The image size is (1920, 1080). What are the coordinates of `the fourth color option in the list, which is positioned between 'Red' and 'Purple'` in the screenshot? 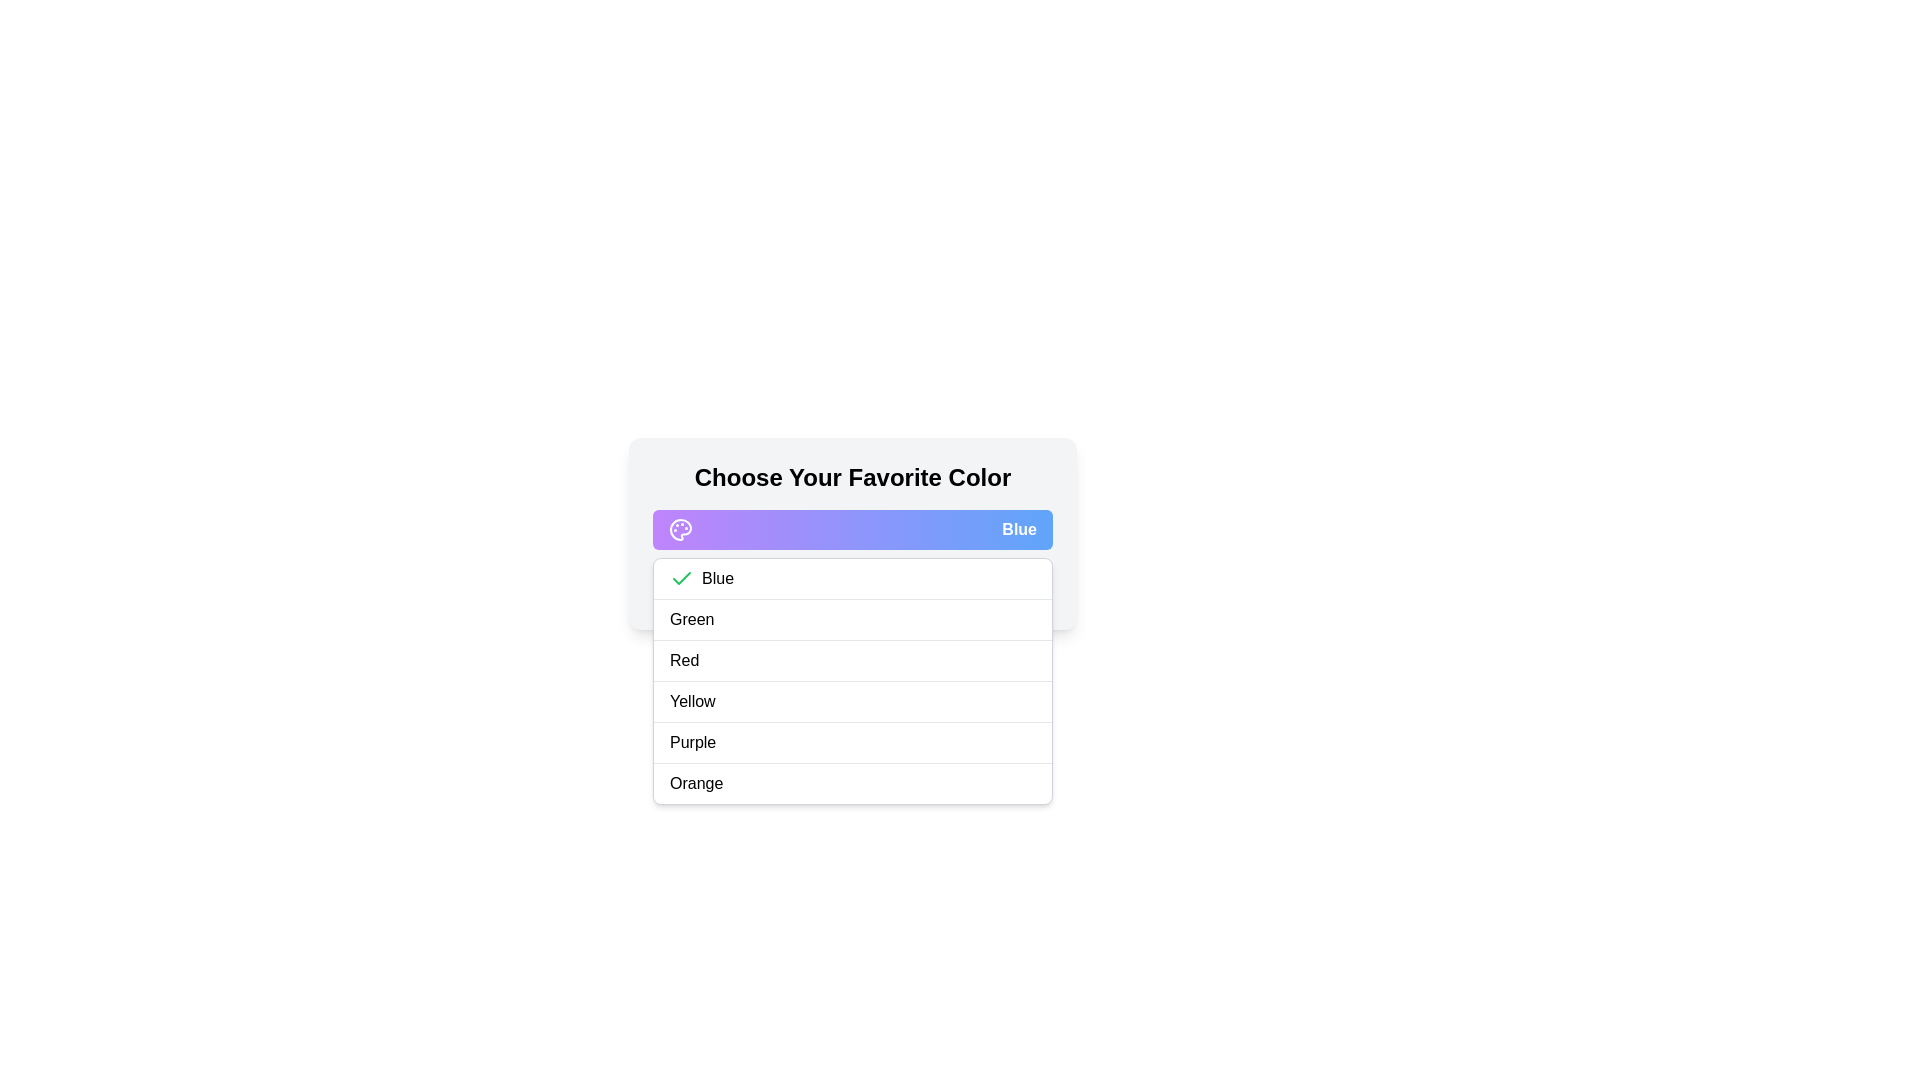 It's located at (853, 701).